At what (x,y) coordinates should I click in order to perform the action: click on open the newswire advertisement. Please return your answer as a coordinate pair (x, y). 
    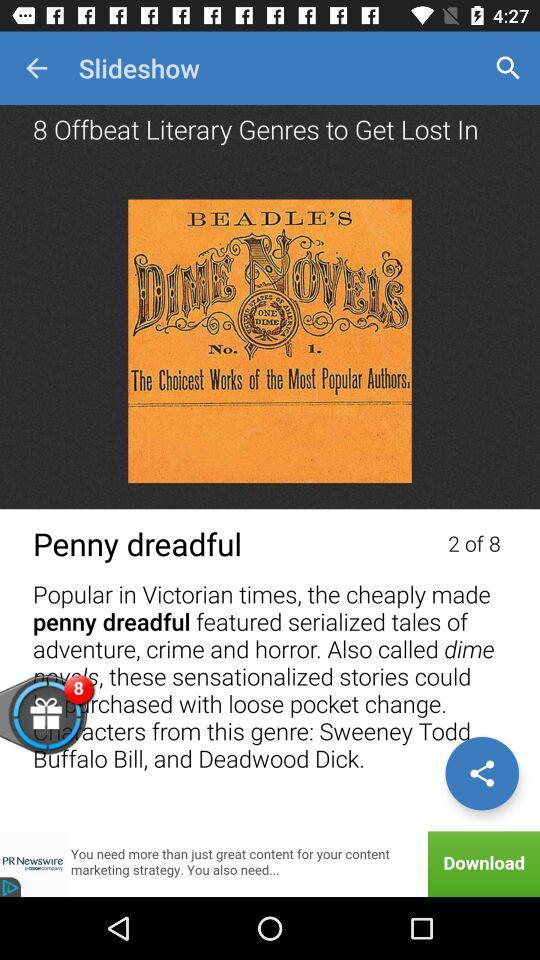
    Looking at the image, I should click on (270, 863).